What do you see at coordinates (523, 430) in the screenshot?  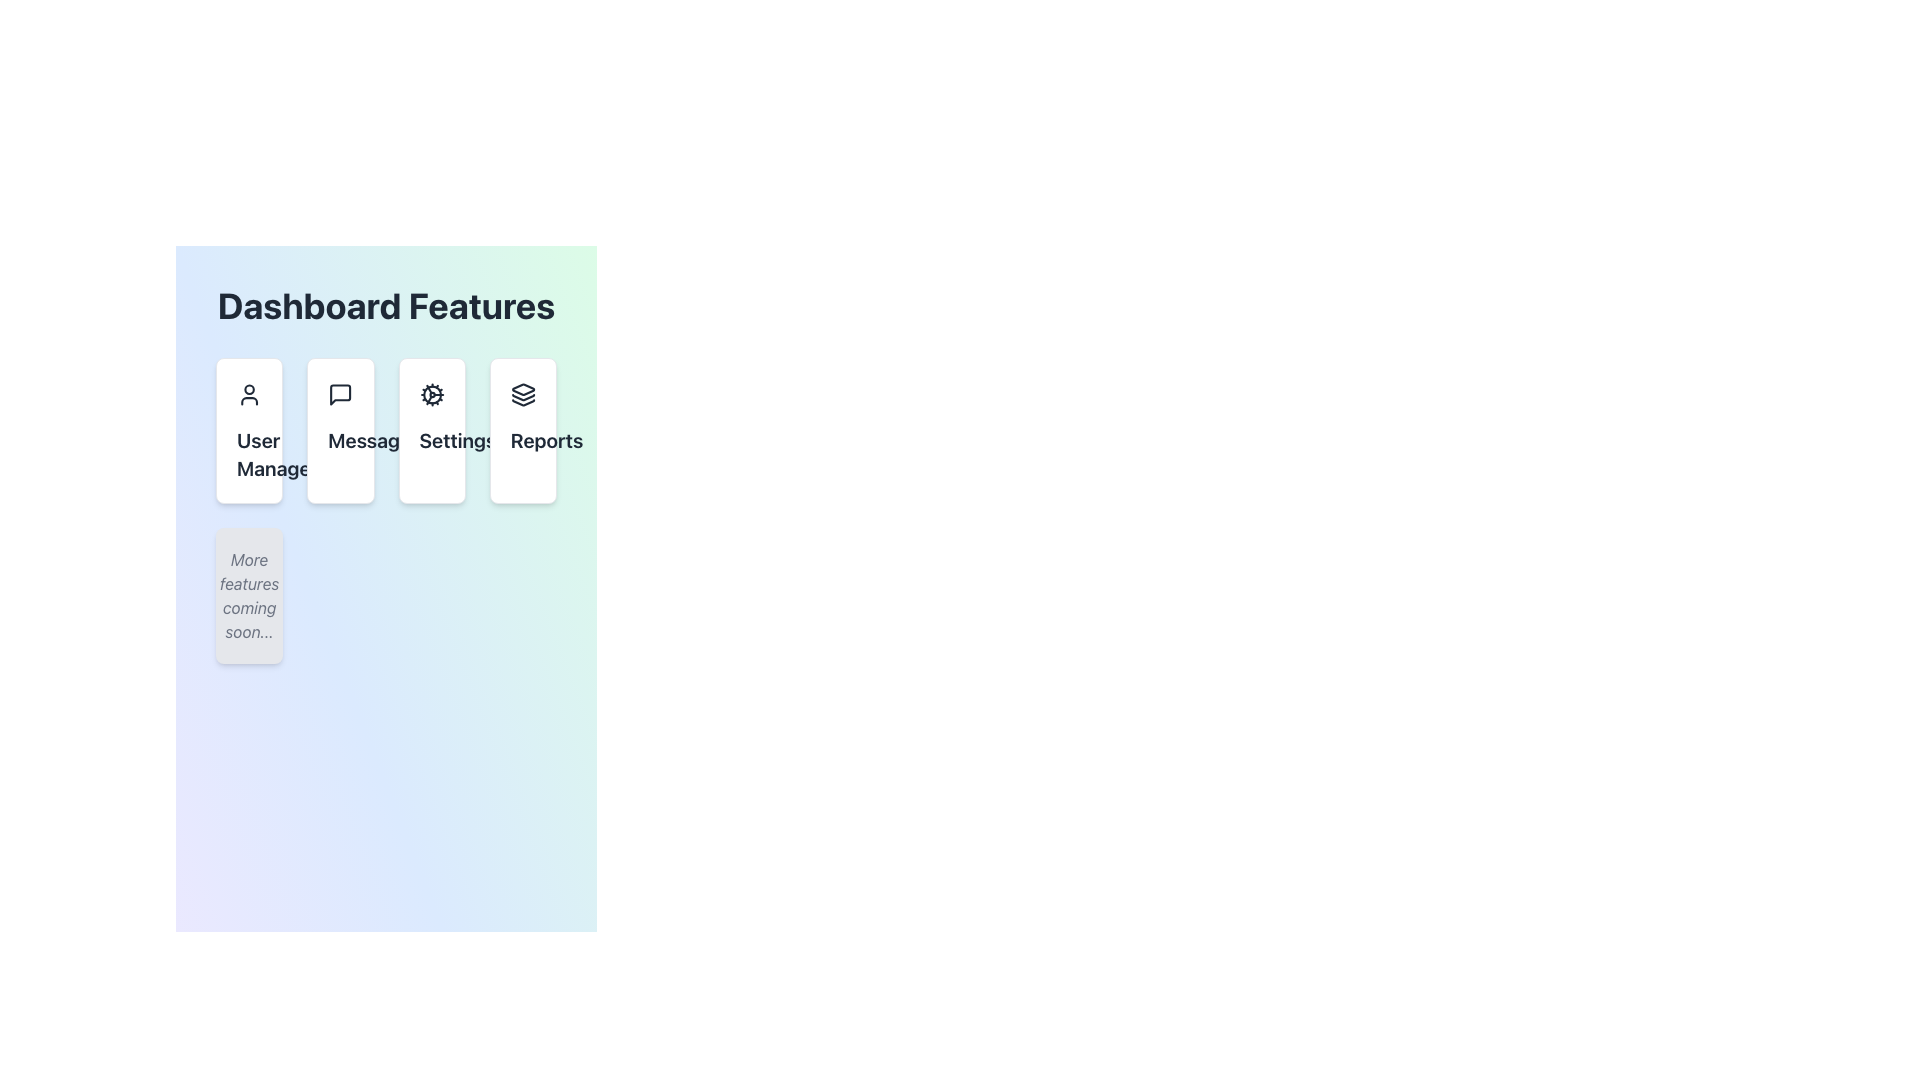 I see `the 'Reports' button, which is a rectangular button with a white background and an icon of stacked layers` at bounding box center [523, 430].